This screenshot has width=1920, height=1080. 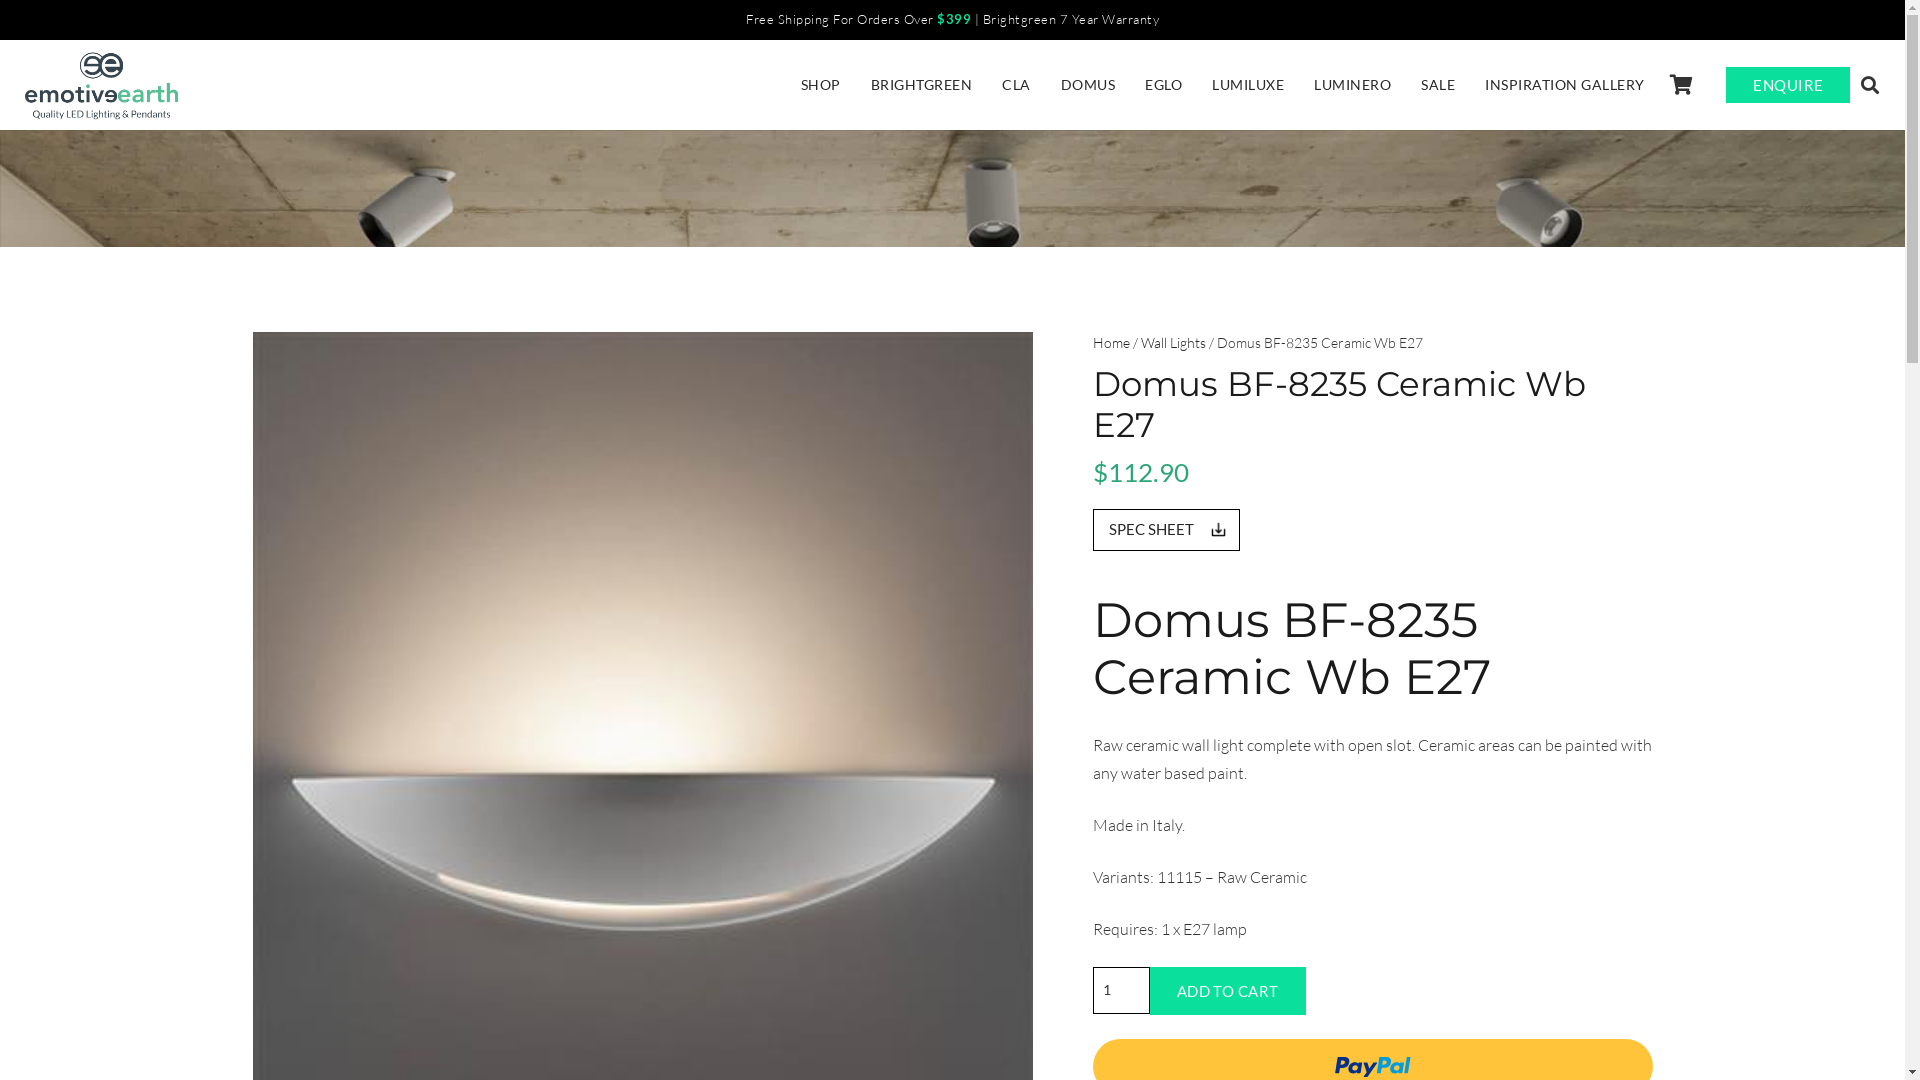 I want to click on 'LUMINERO', so click(x=1352, y=83).